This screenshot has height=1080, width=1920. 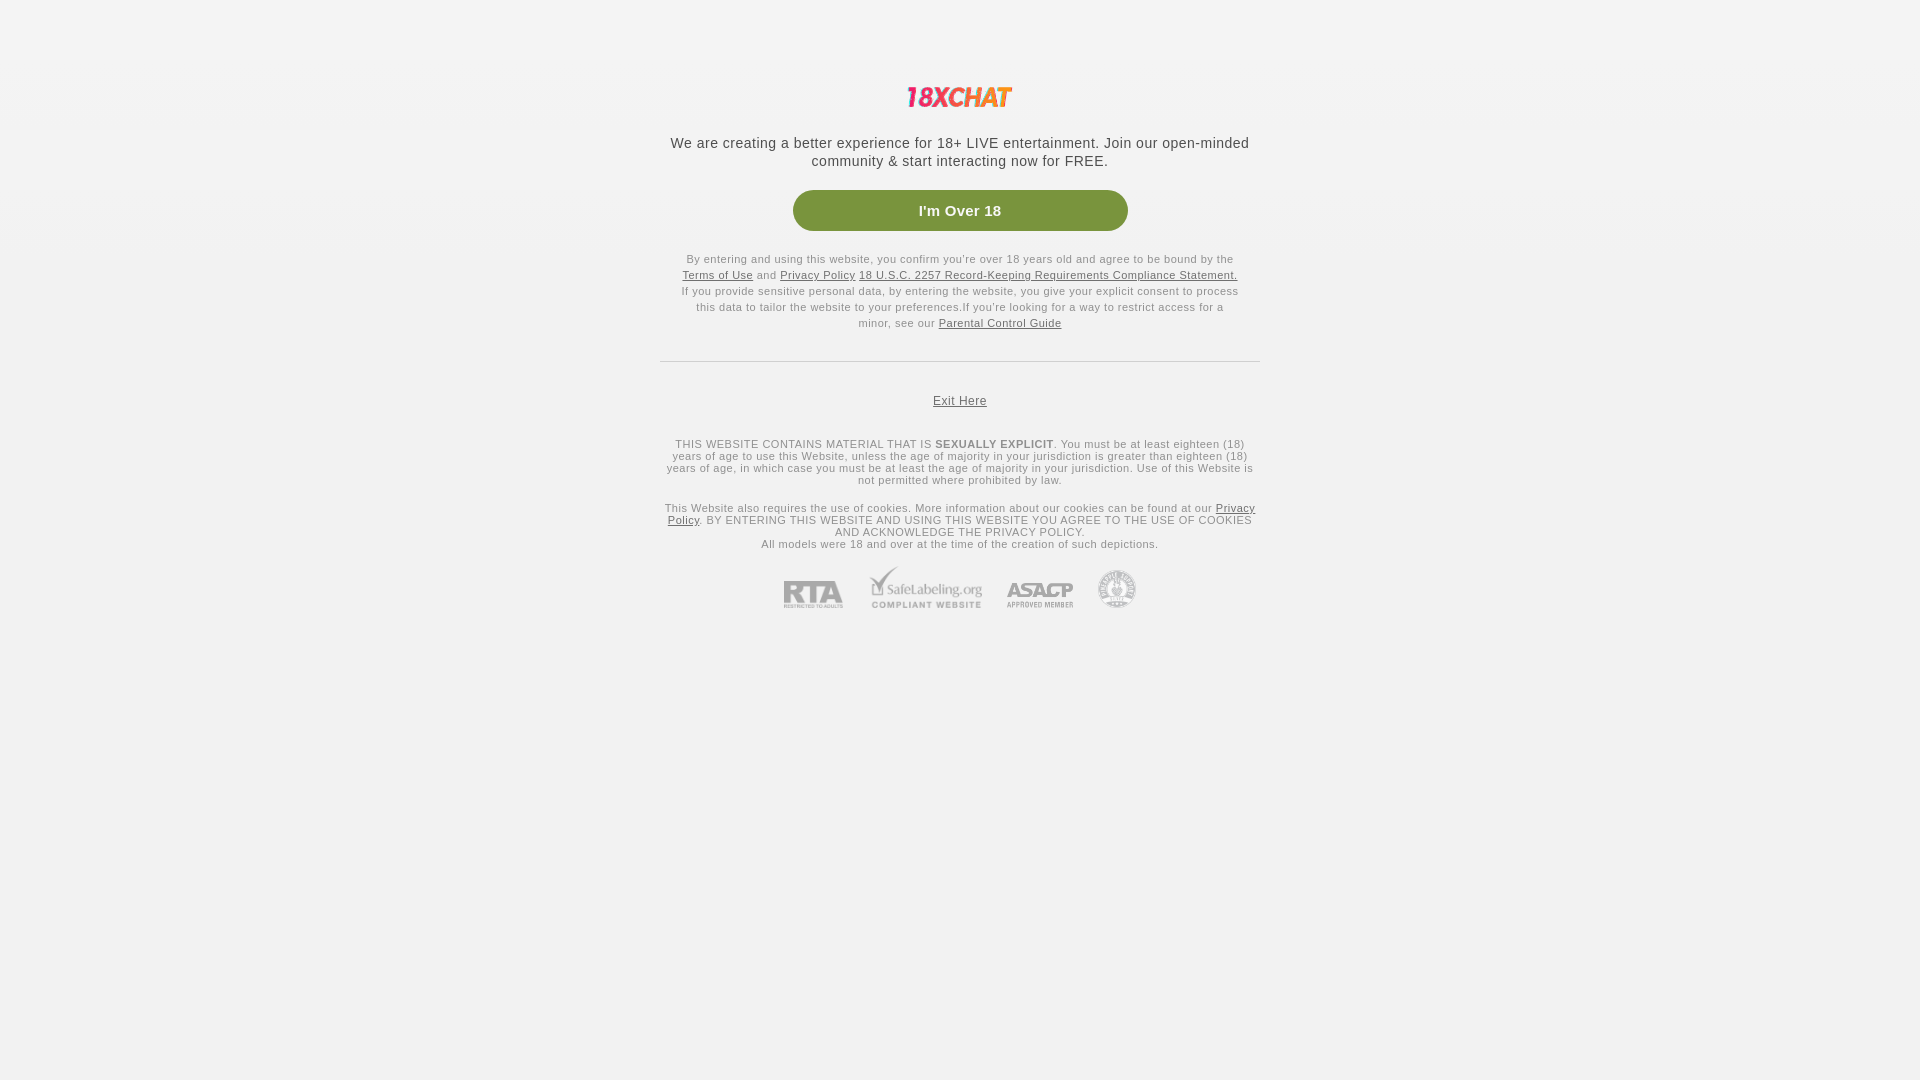 What do you see at coordinates (389, 27) in the screenshot?
I see `'Top Models'` at bounding box center [389, 27].